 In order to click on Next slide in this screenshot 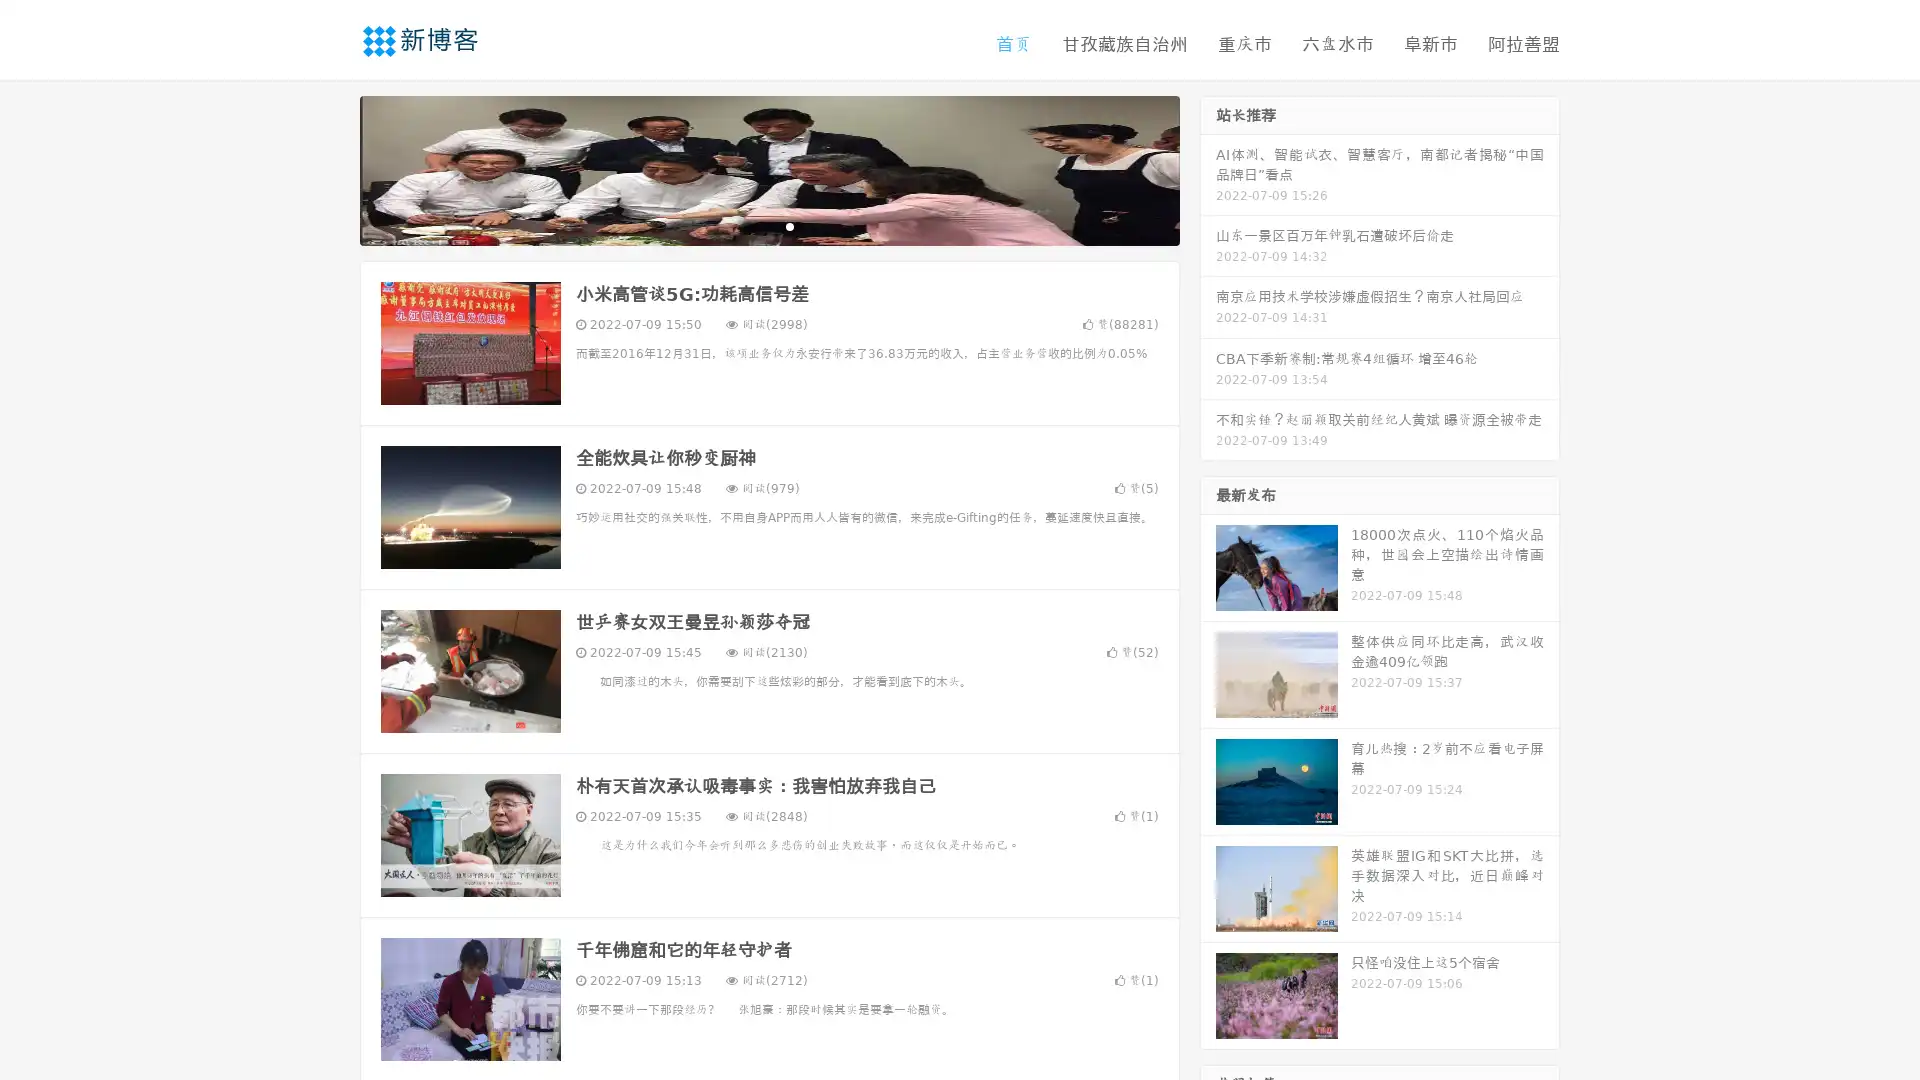, I will do `click(1208, 168)`.